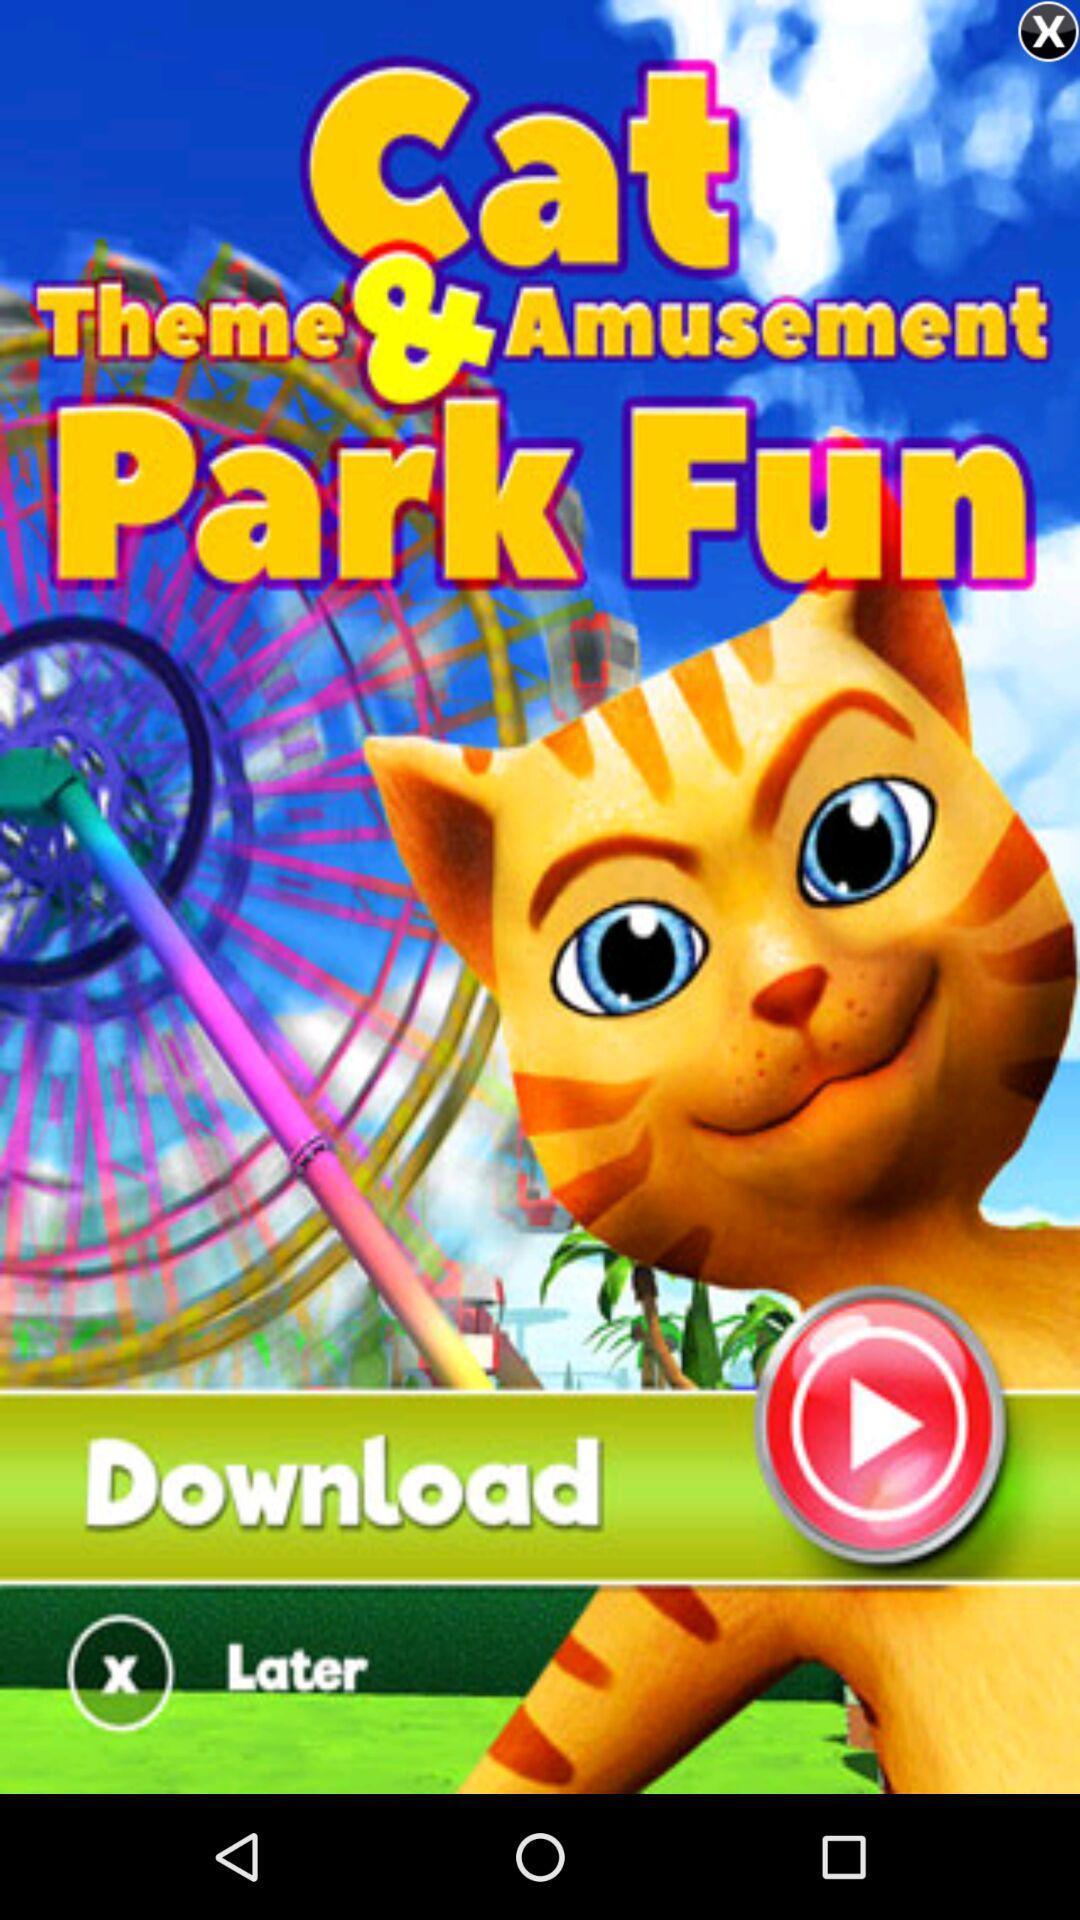  Describe the element at coordinates (1047, 33) in the screenshot. I see `the close icon` at that location.